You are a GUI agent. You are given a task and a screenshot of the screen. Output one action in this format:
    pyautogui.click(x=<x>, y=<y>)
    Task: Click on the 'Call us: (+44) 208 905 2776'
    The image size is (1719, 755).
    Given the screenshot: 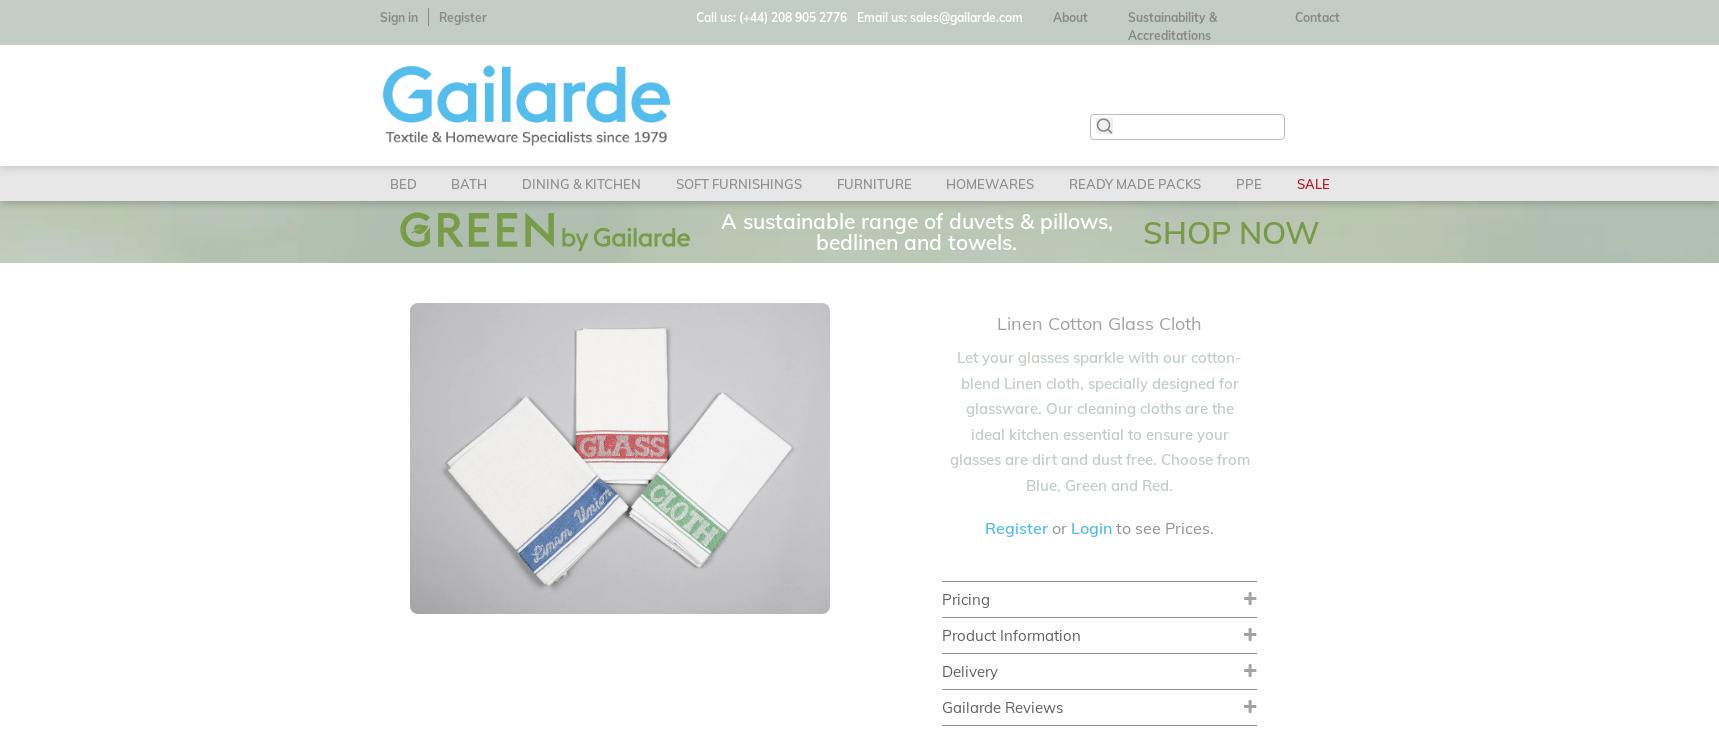 What is the action you would take?
    pyautogui.click(x=771, y=17)
    